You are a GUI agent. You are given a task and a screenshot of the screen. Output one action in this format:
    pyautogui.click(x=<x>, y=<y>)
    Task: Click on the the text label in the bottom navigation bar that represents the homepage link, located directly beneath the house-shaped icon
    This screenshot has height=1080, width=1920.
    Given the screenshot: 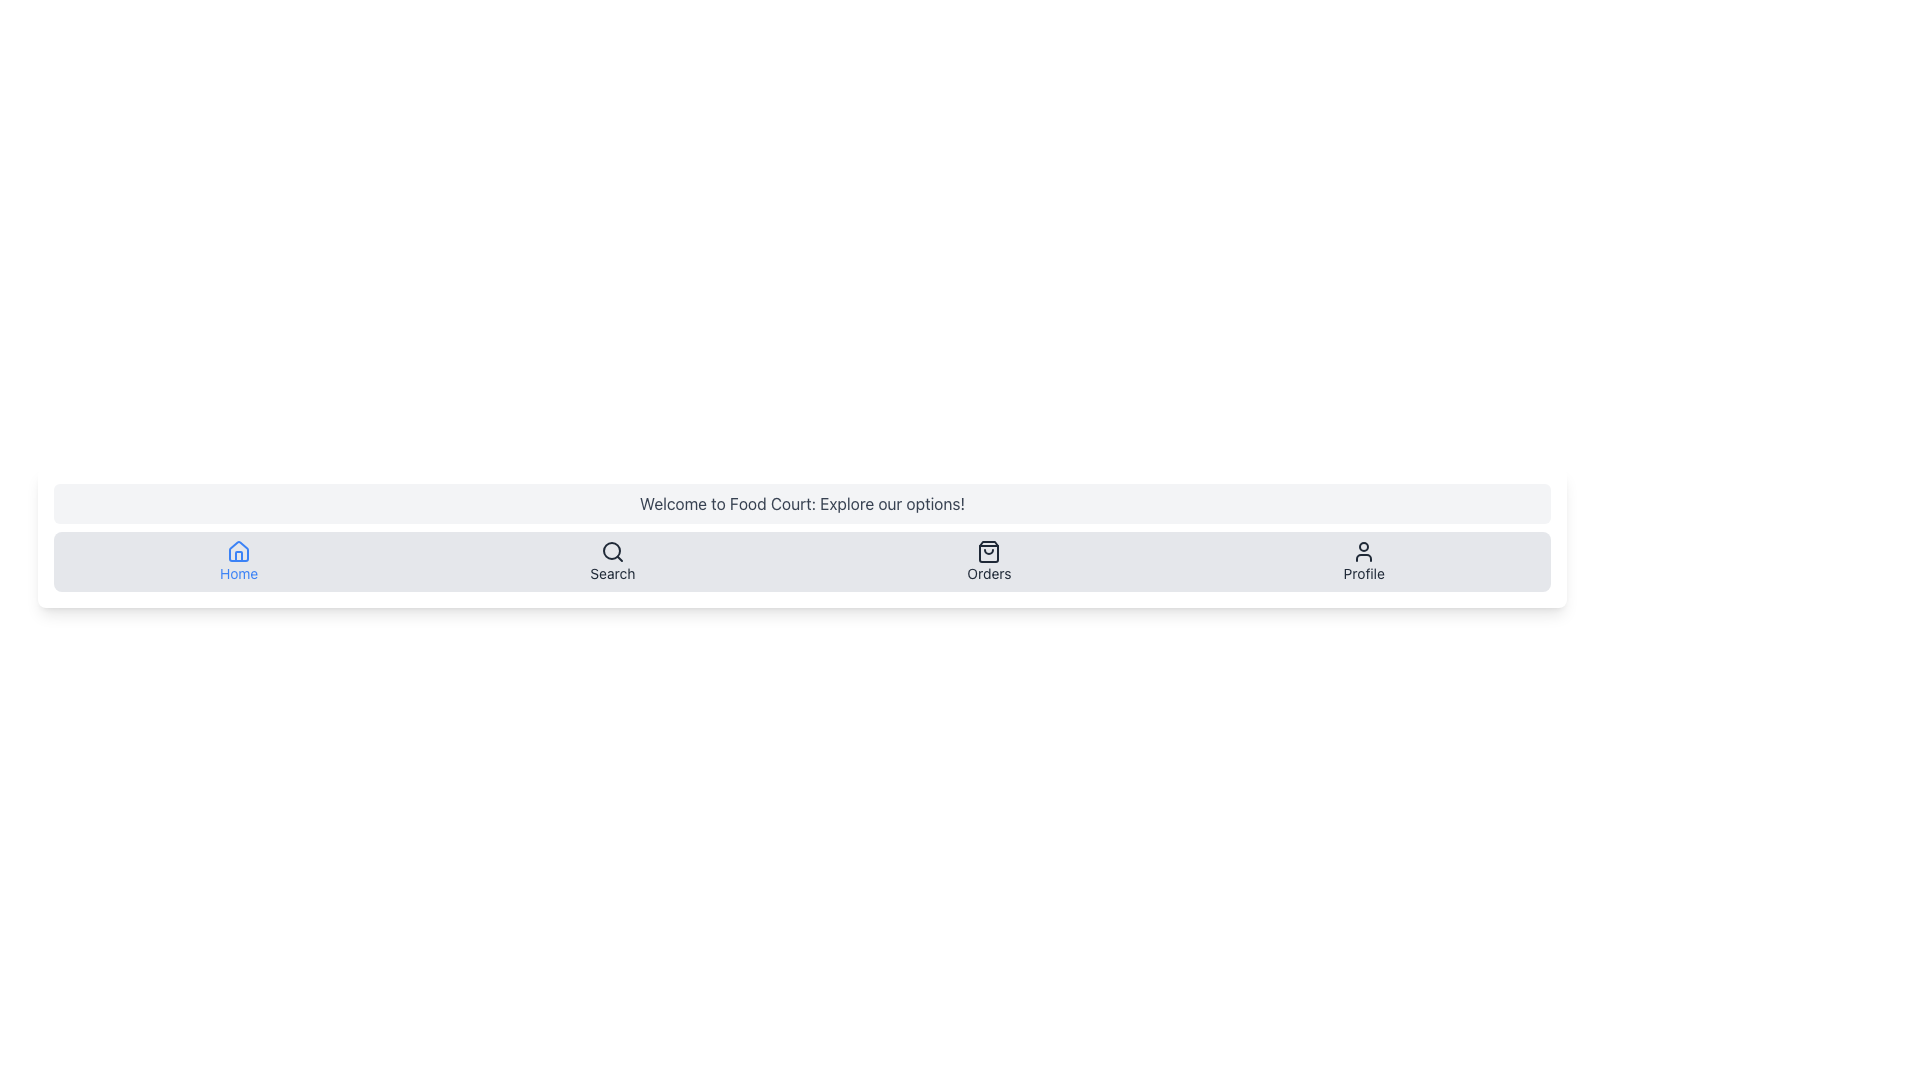 What is the action you would take?
    pyautogui.click(x=239, y=574)
    